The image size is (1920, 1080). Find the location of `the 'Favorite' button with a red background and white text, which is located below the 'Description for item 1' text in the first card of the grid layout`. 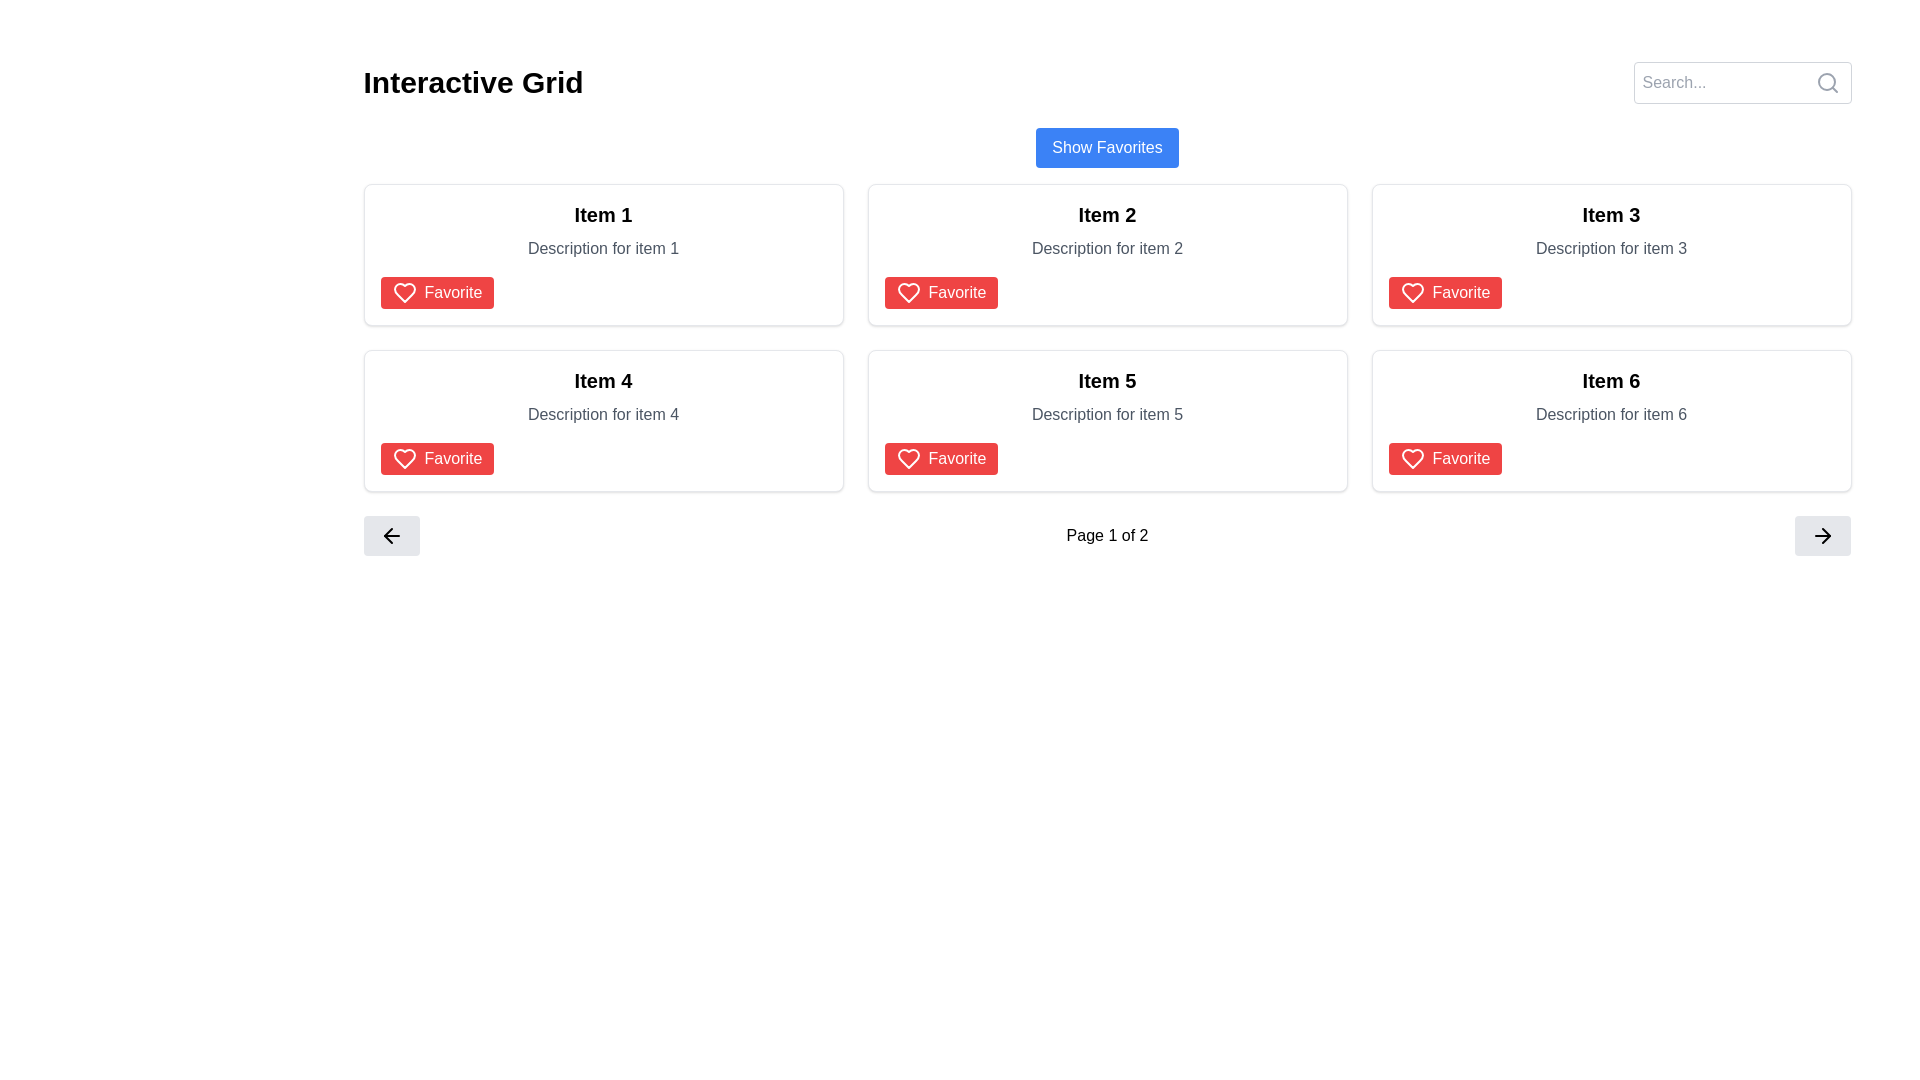

the 'Favorite' button with a red background and white text, which is located below the 'Description for item 1' text in the first card of the grid layout is located at coordinates (436, 293).